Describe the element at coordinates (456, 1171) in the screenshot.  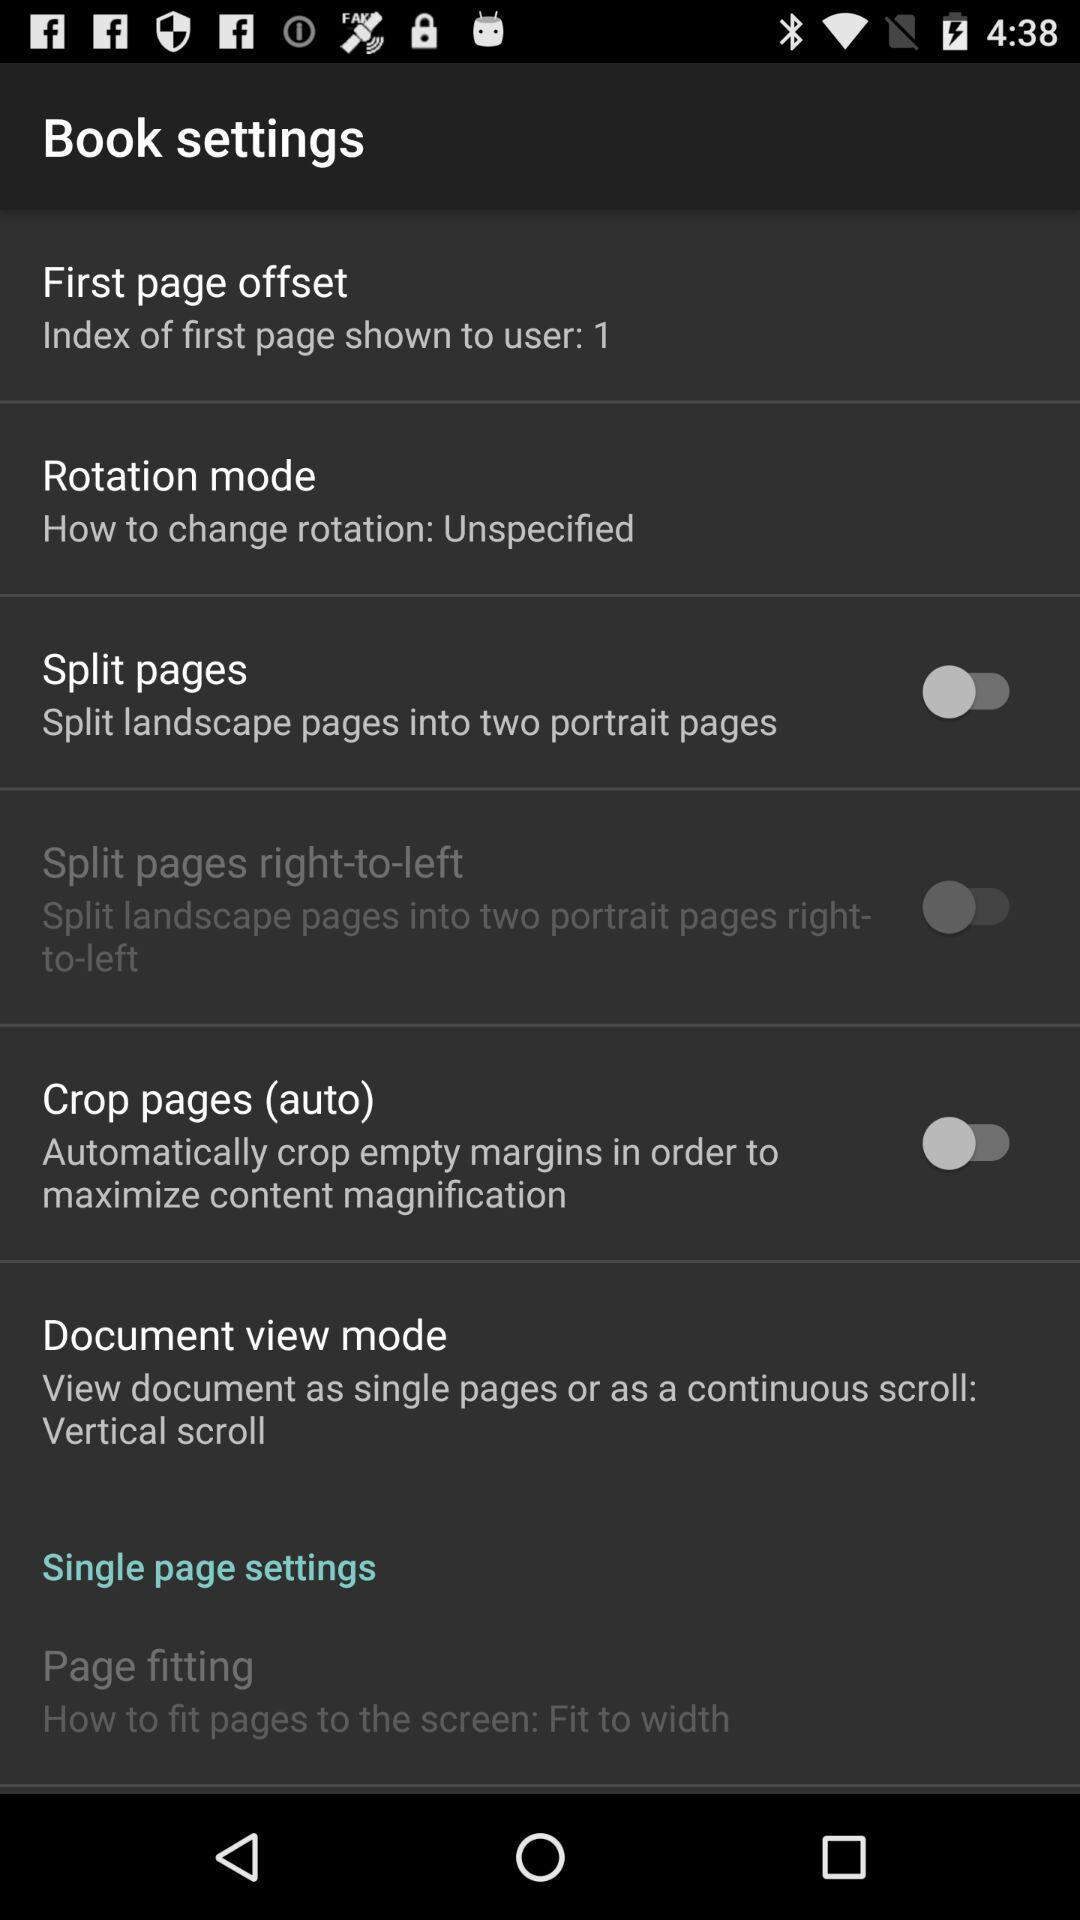
I see `automatically crop empty app` at that location.